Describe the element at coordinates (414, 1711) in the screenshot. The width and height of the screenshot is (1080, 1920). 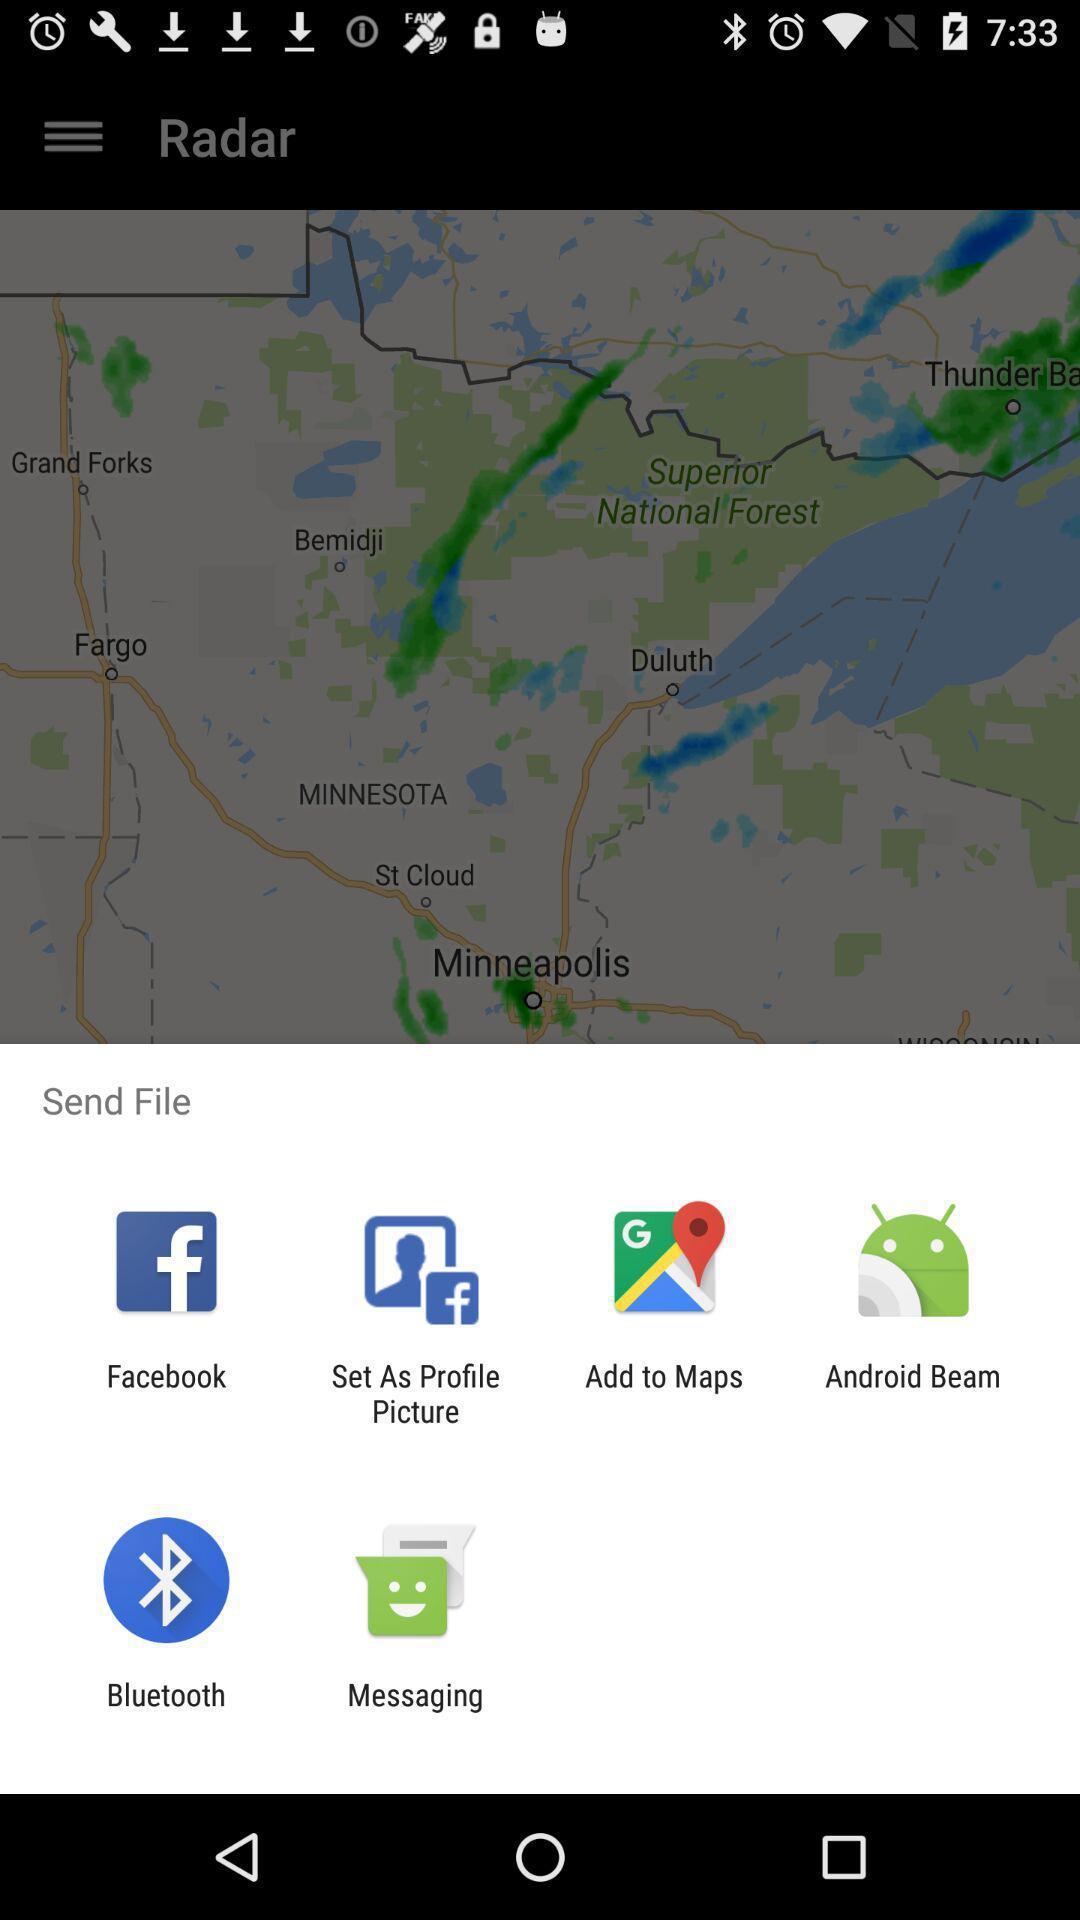
I see `app to the right of bluetooth` at that location.